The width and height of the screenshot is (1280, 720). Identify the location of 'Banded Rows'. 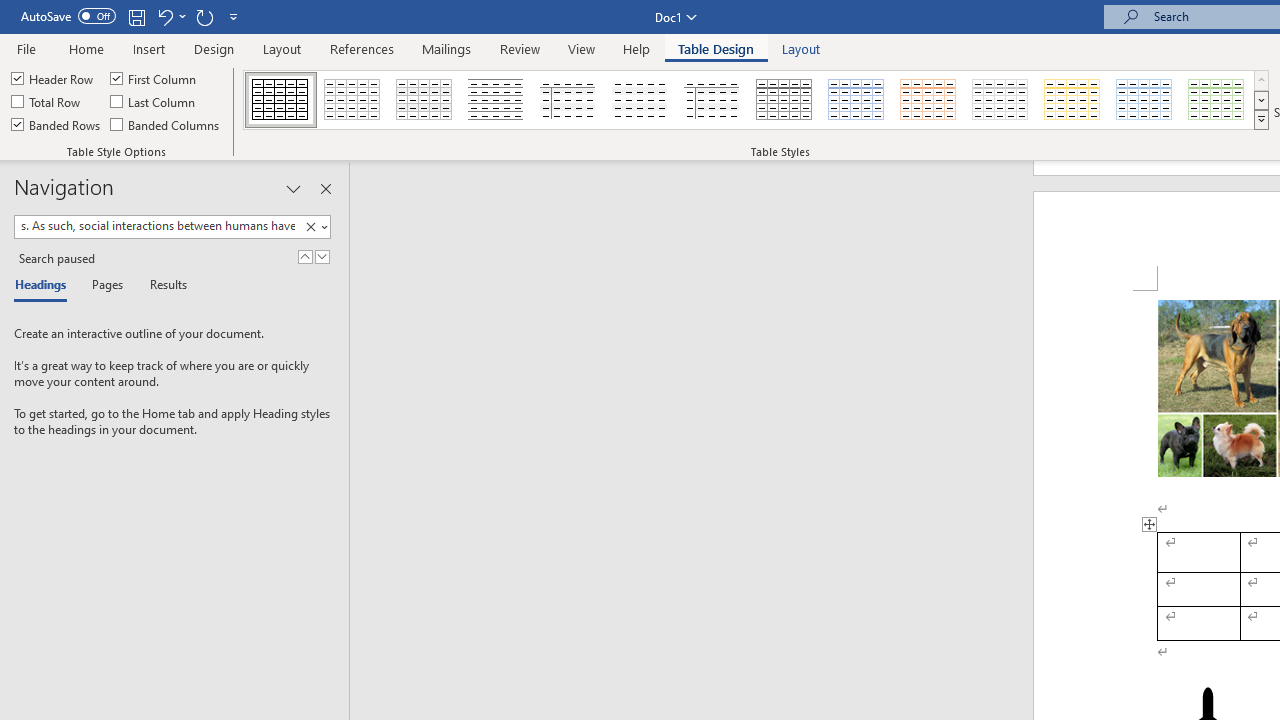
(57, 124).